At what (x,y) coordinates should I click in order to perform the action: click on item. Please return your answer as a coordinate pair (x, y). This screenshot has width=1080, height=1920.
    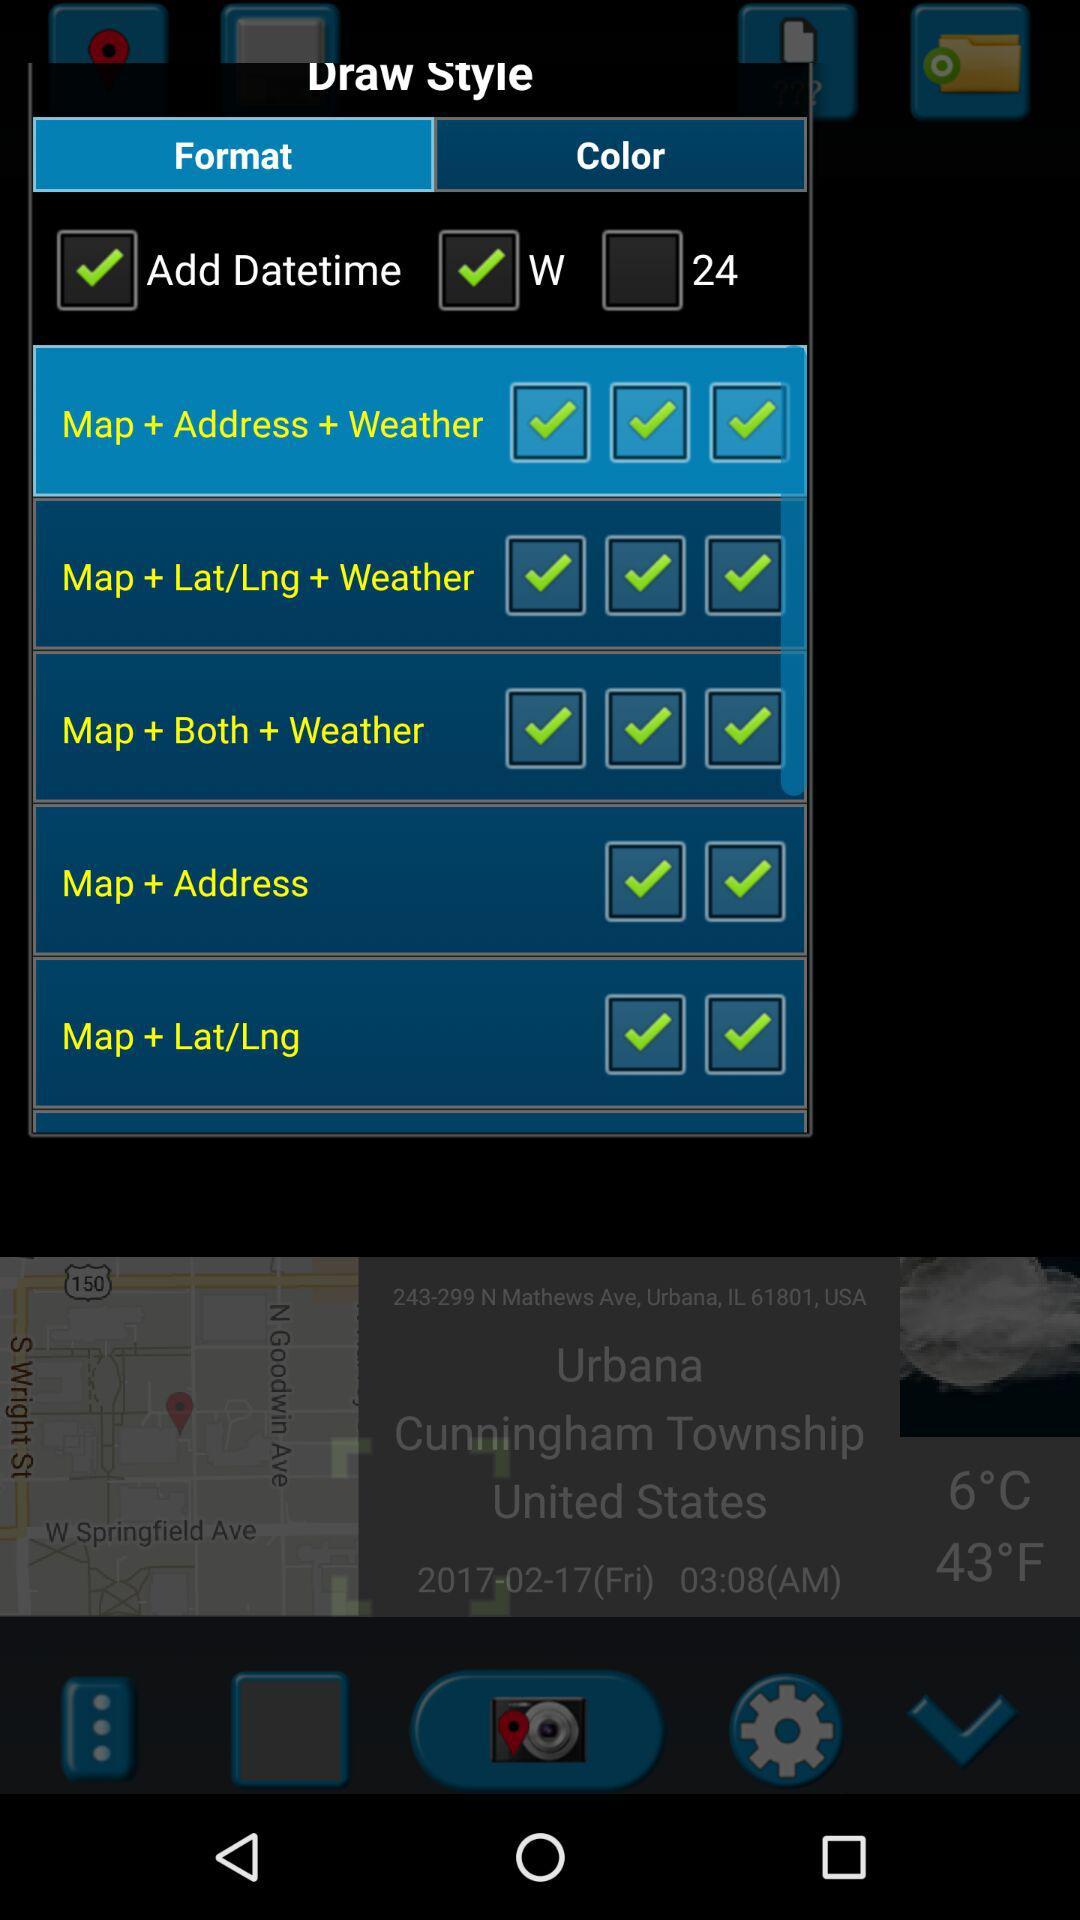
    Looking at the image, I should click on (744, 572).